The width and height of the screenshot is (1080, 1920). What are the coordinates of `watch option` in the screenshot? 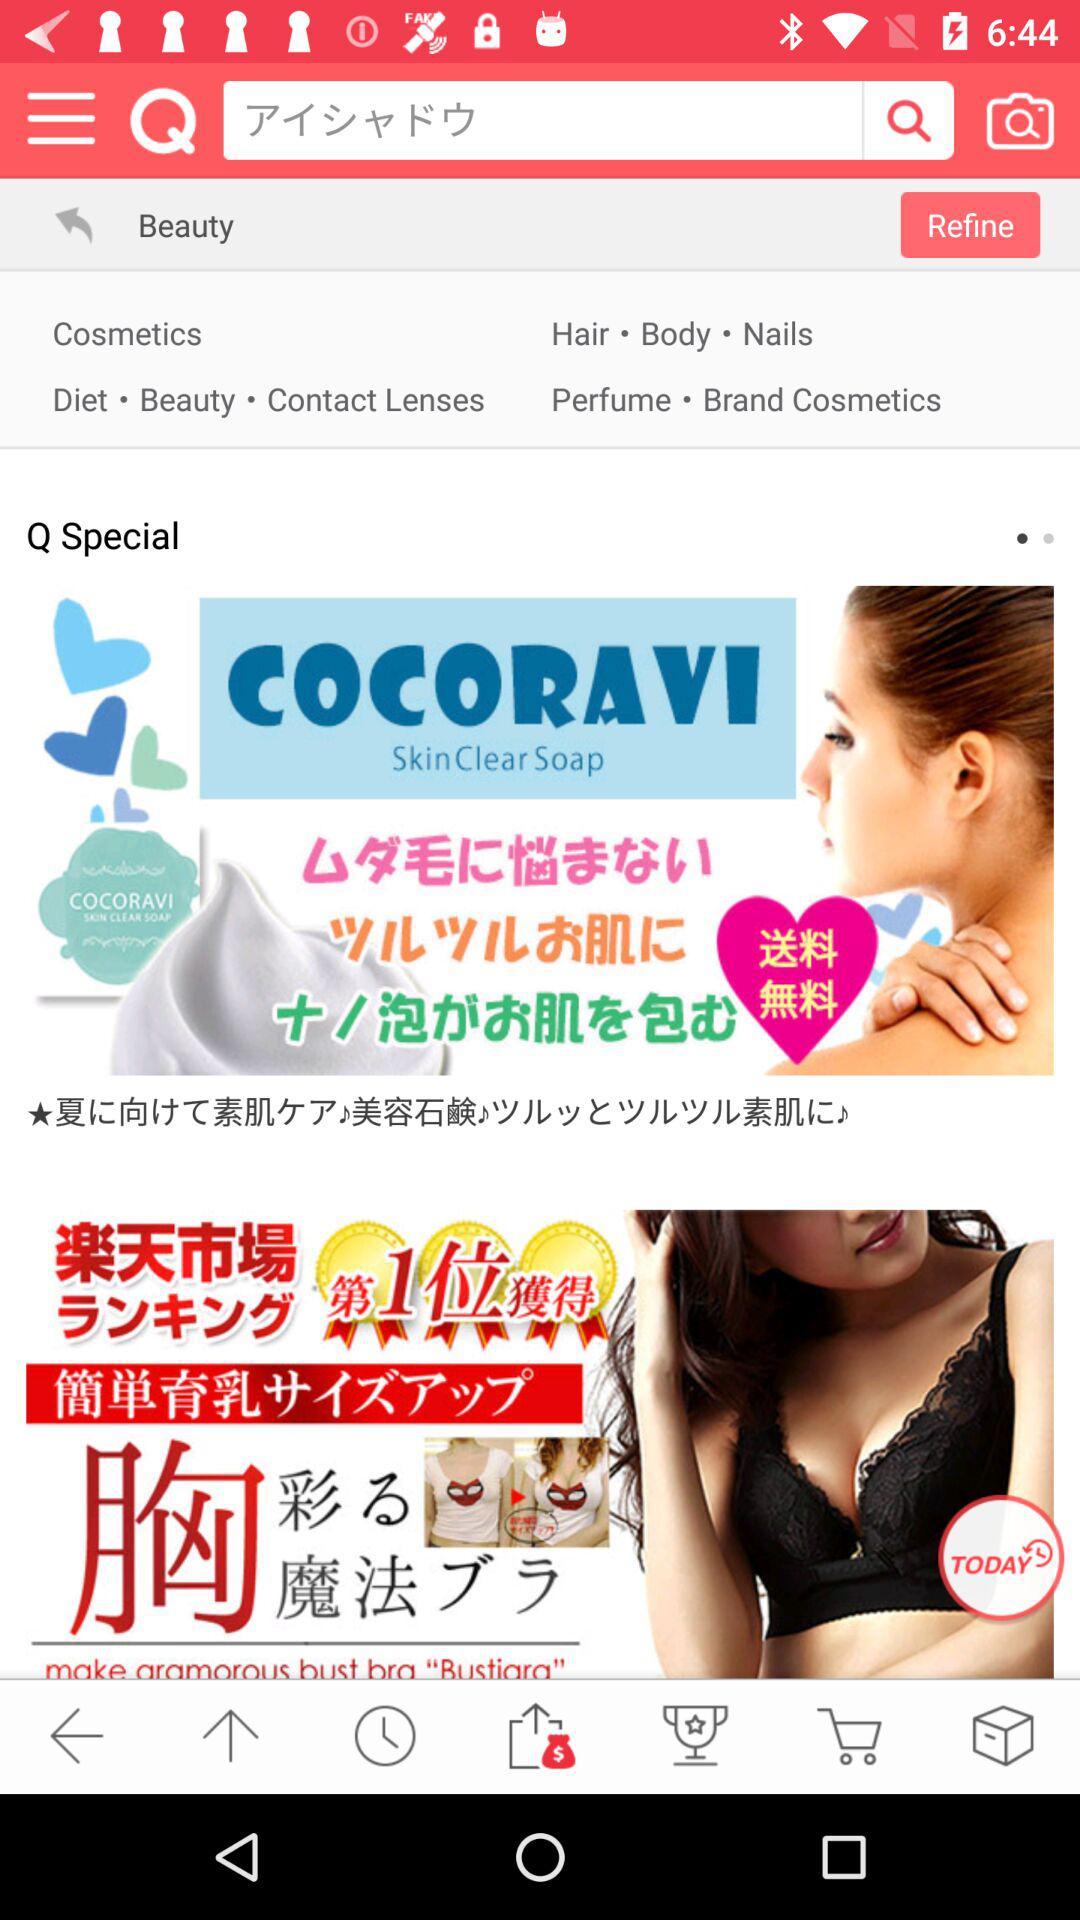 It's located at (384, 1734).